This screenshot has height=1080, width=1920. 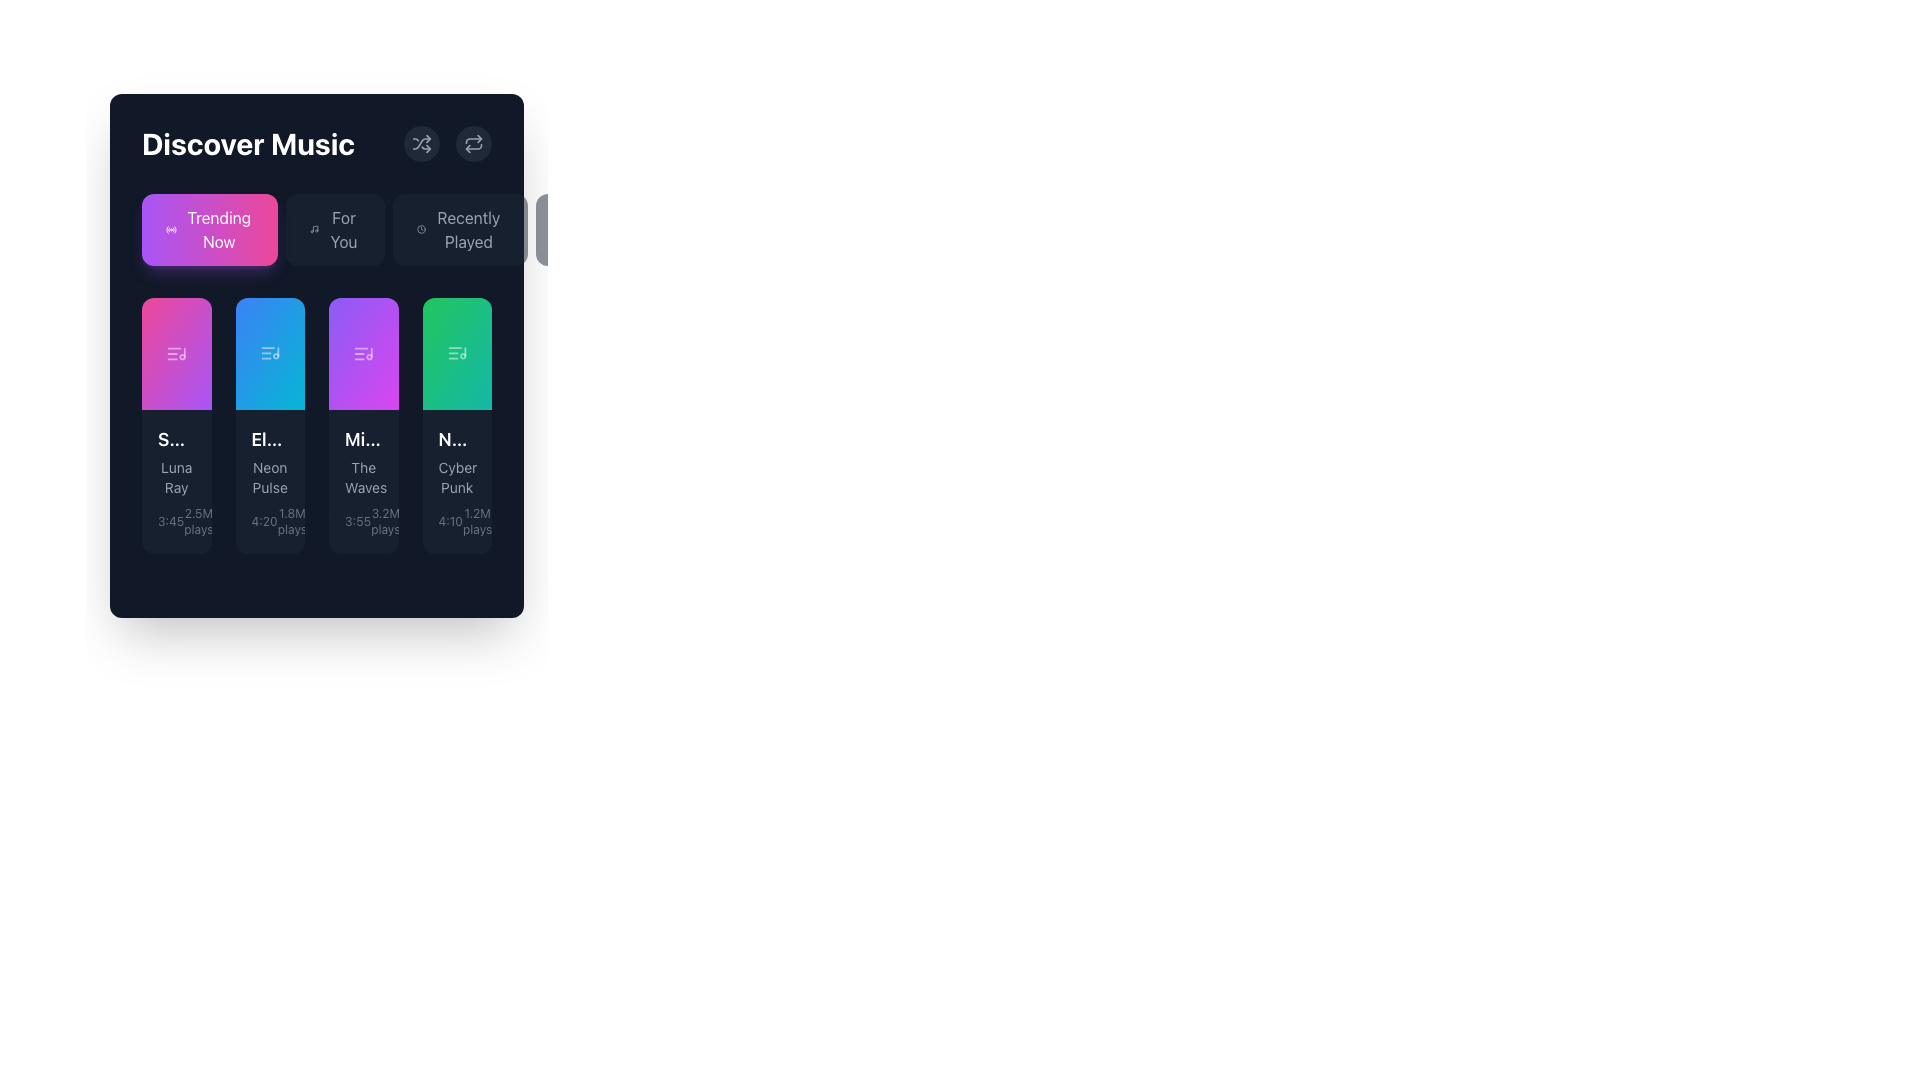 I want to click on the musical content icon located at the center of the square-shaped pink gradient background in the first card of the 'Trending Now' section of the 'Discover Music' interface, so click(x=176, y=353).